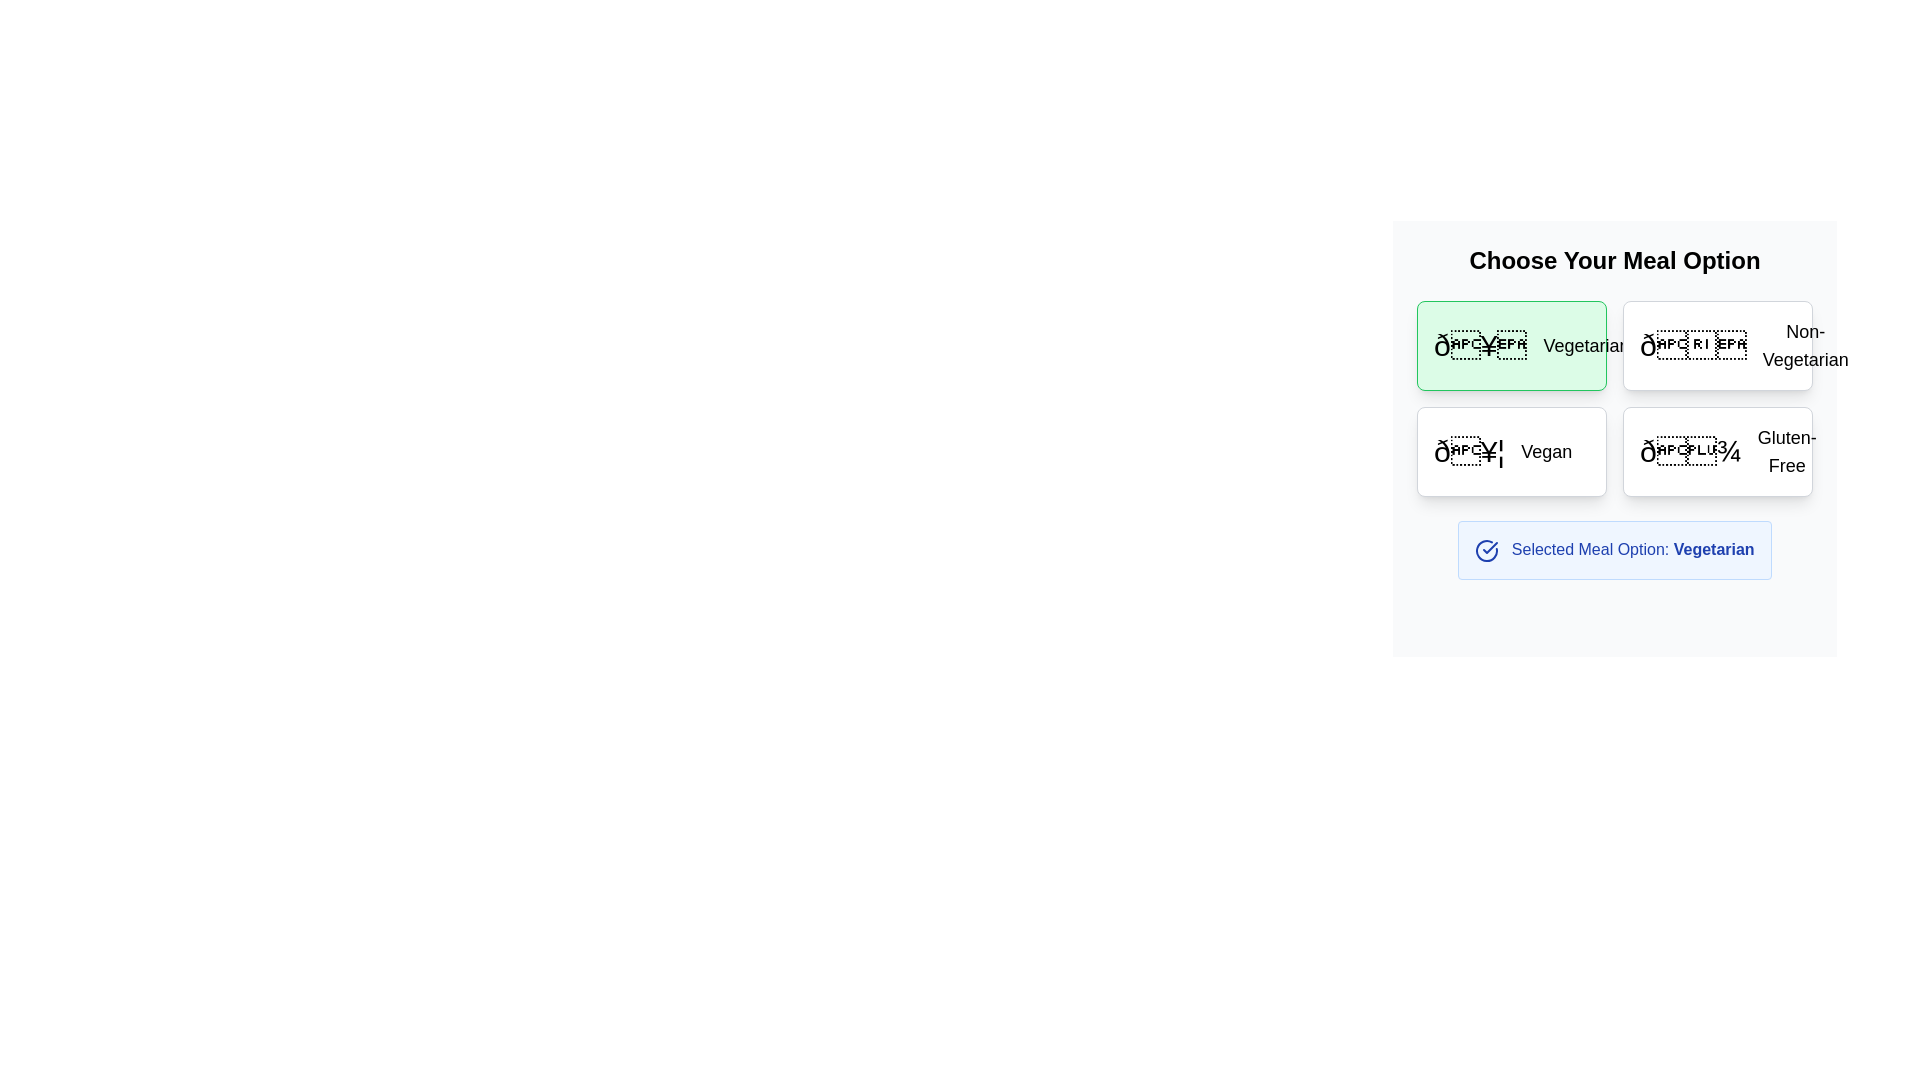 The image size is (1920, 1080). Describe the element at coordinates (1717, 345) in the screenshot. I see `the 'Non-Vegetarian' button, which is a rectangular button with a white background, gray border, and rounded edges, located in the second column of the top row in the food options grid` at that location.